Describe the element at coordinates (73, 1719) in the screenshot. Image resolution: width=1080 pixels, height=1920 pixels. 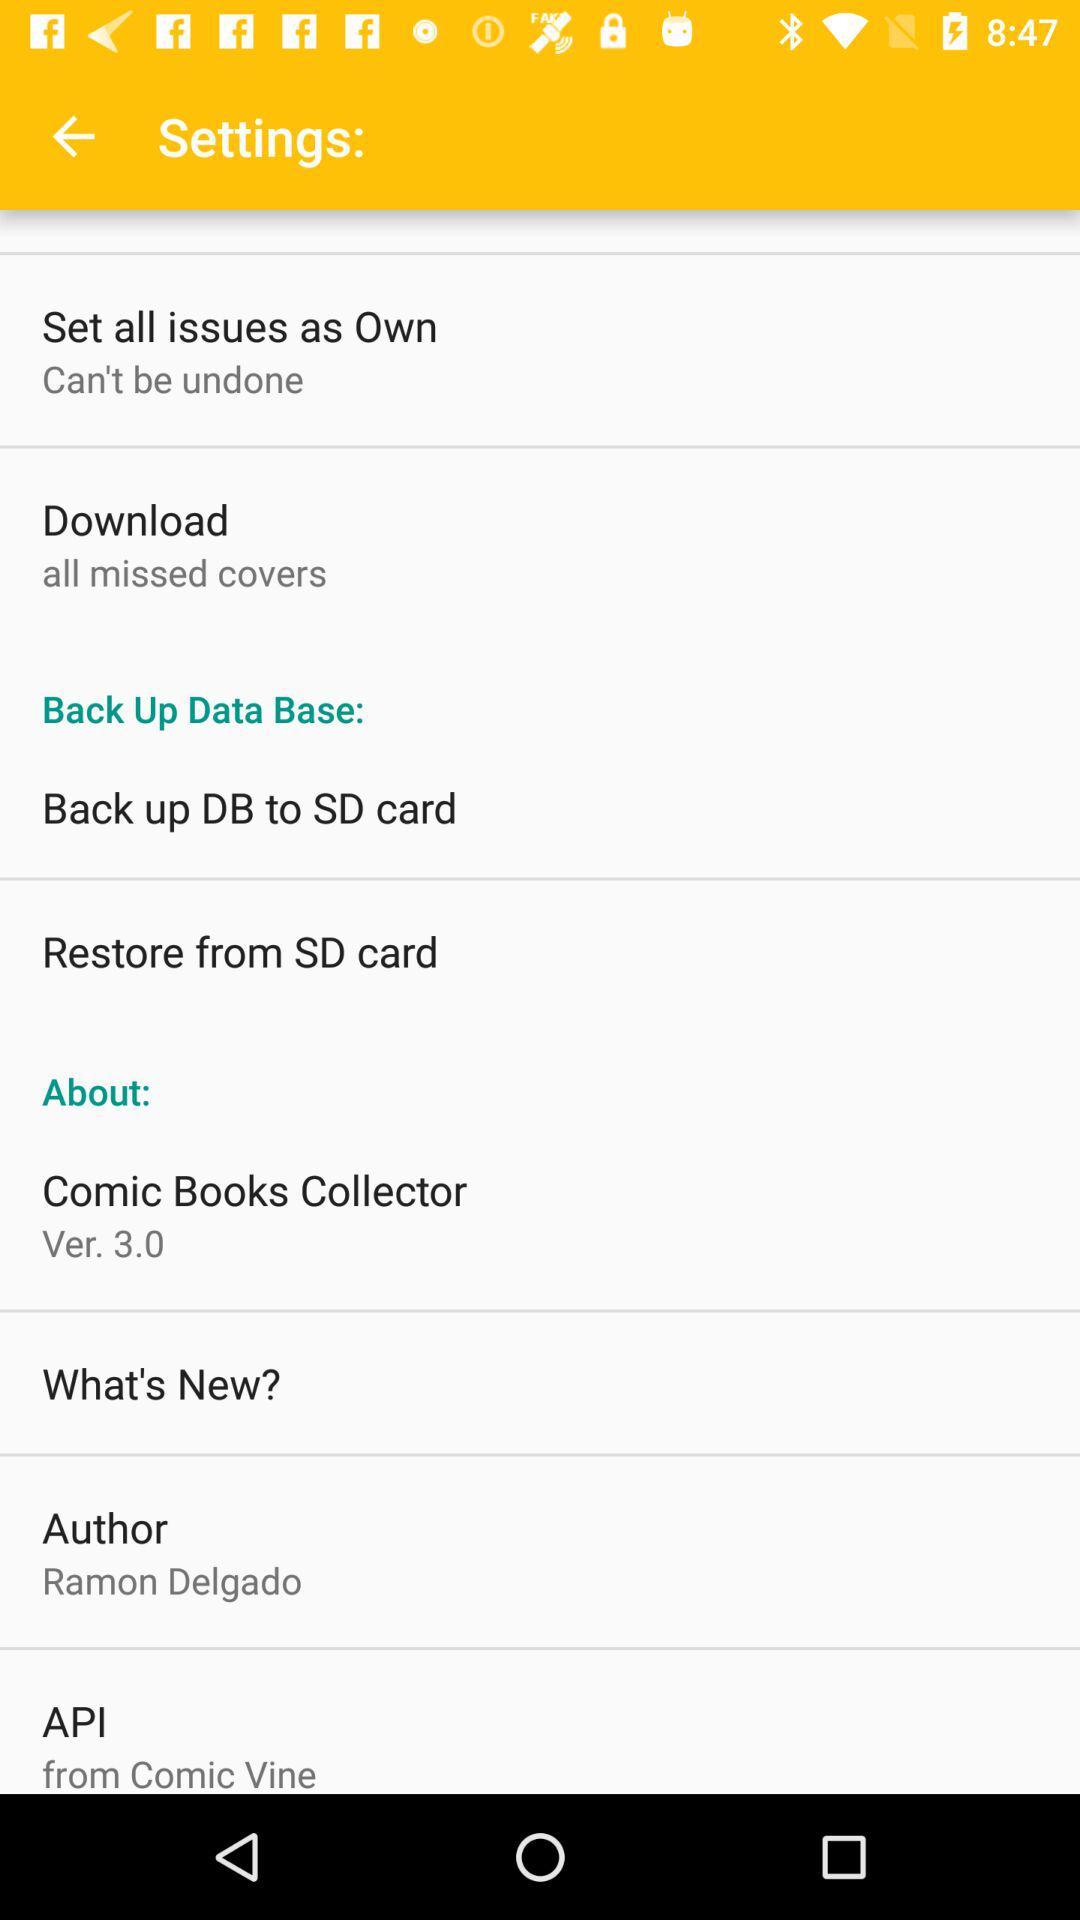
I see `the item above the from comic vine item` at that location.